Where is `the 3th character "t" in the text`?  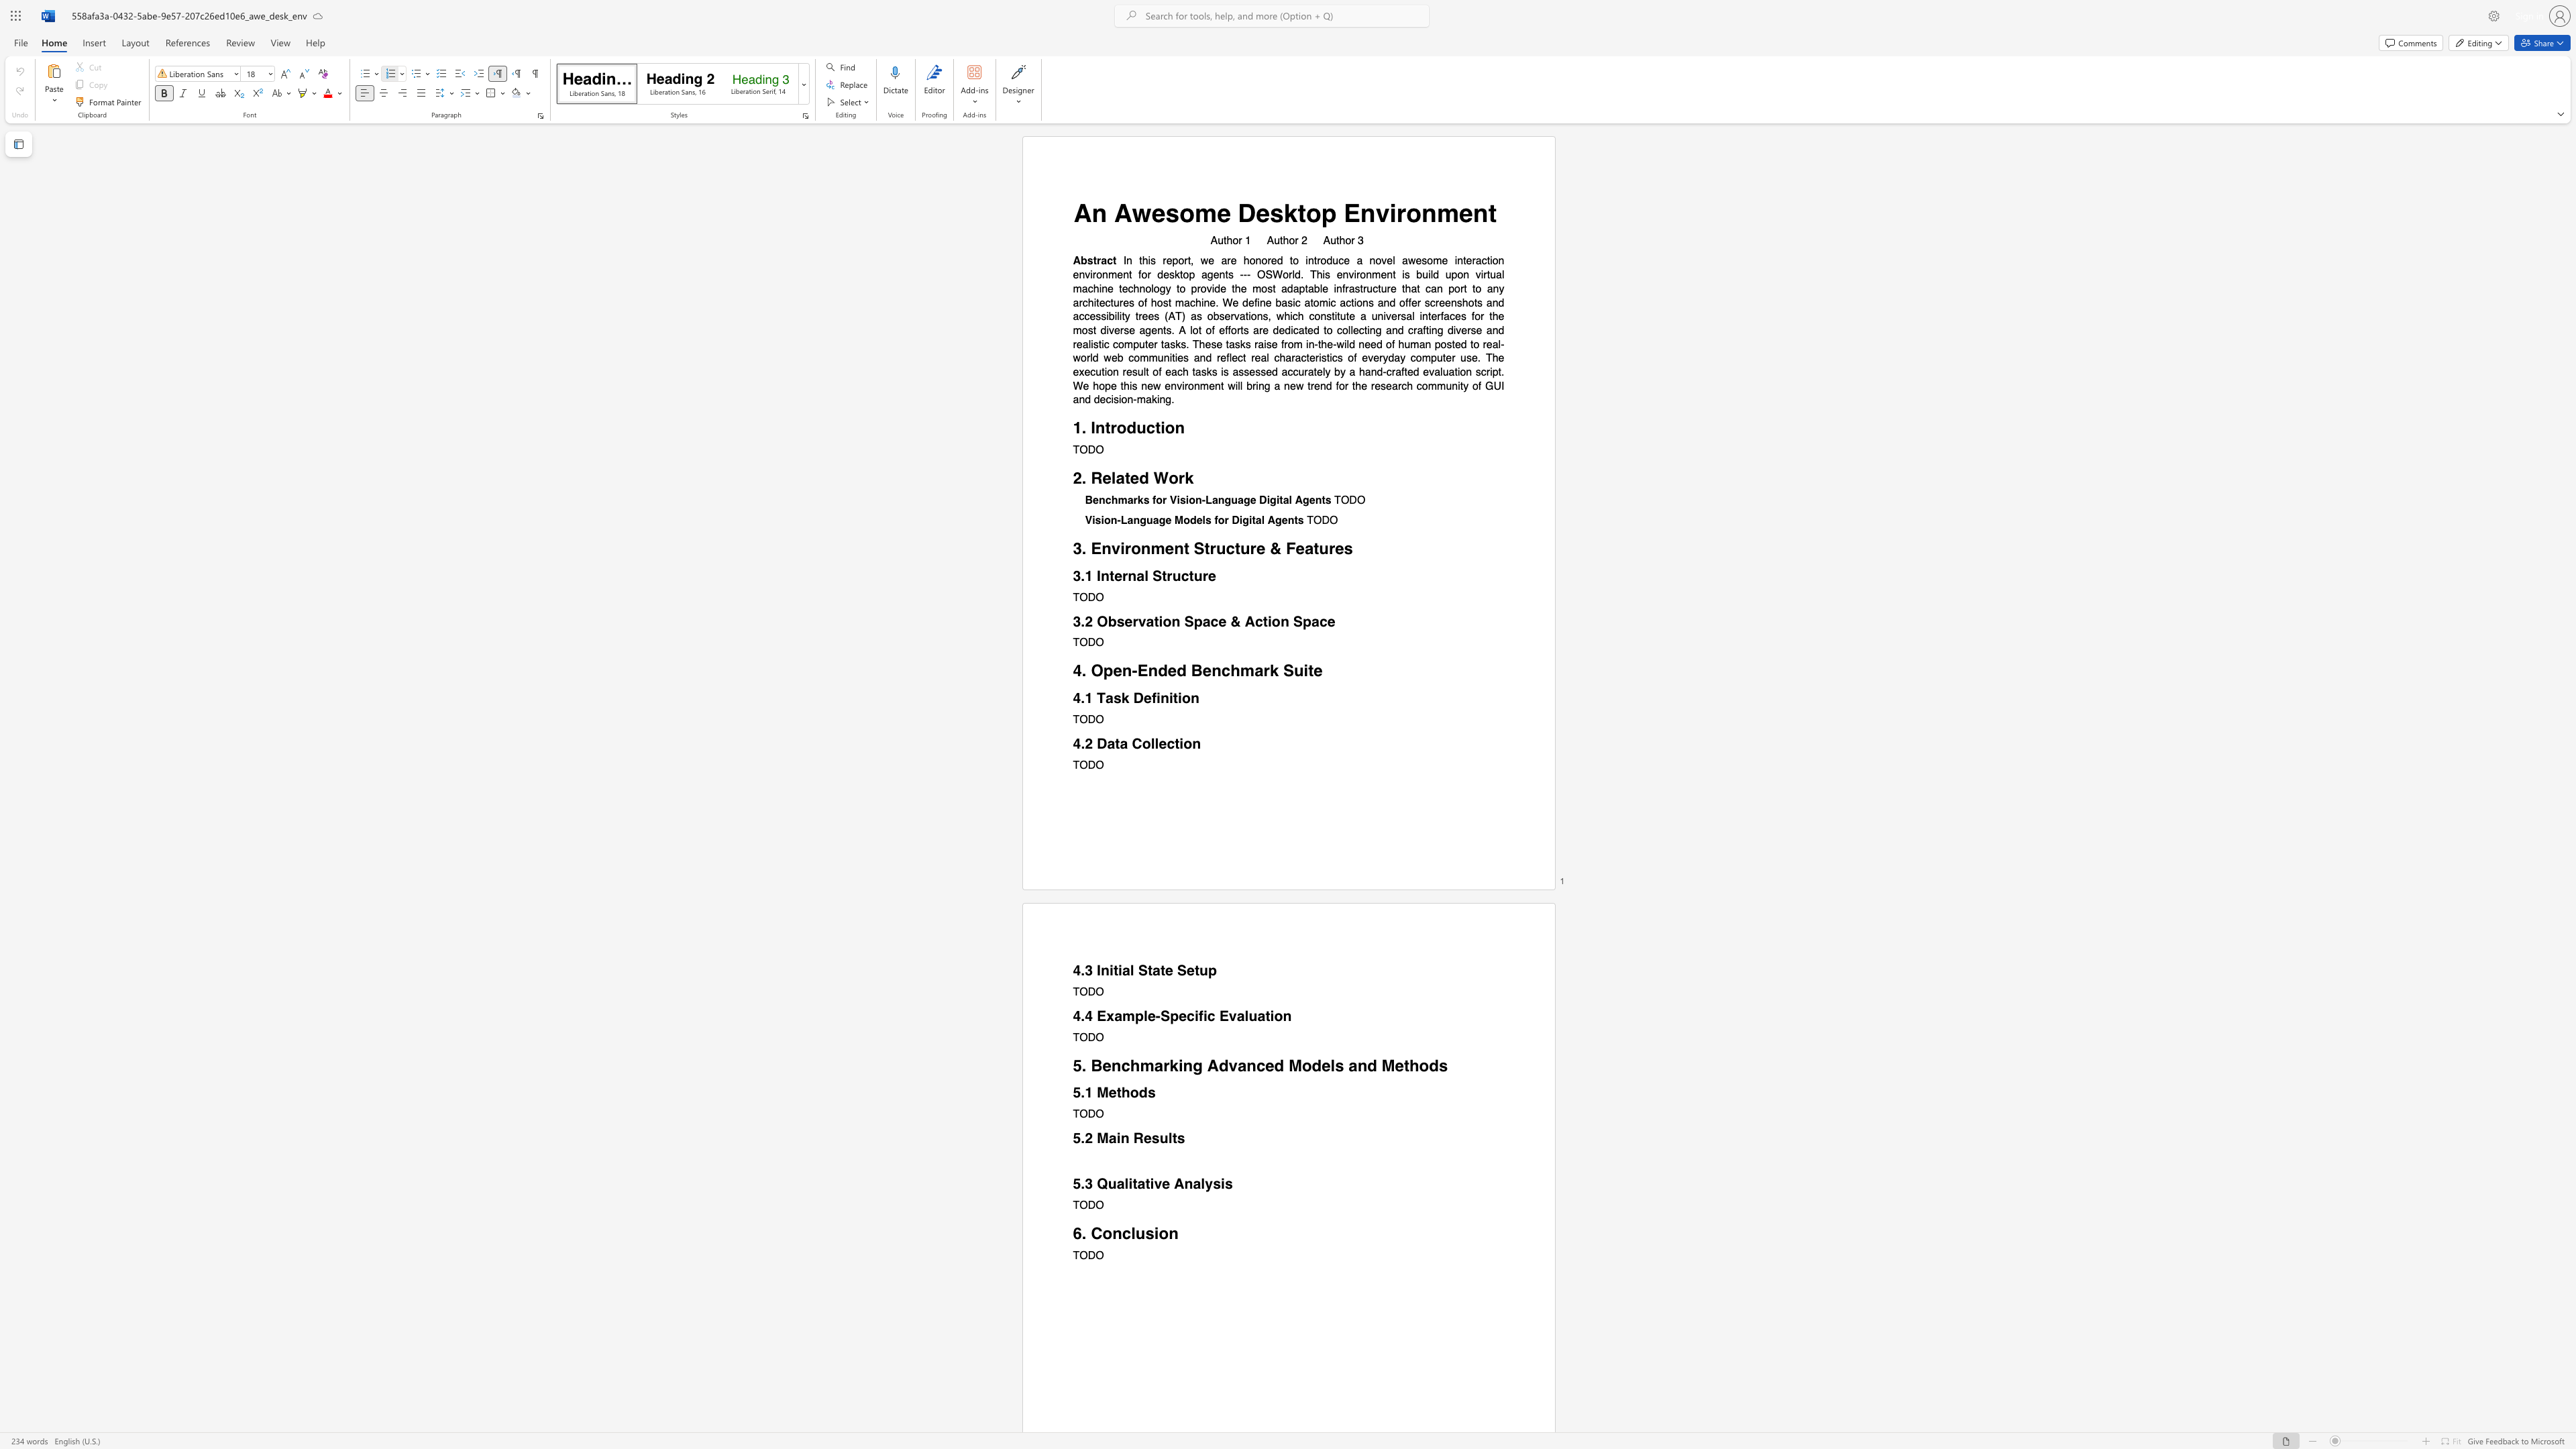 the 3th character "t" in the text is located at coordinates (1161, 969).